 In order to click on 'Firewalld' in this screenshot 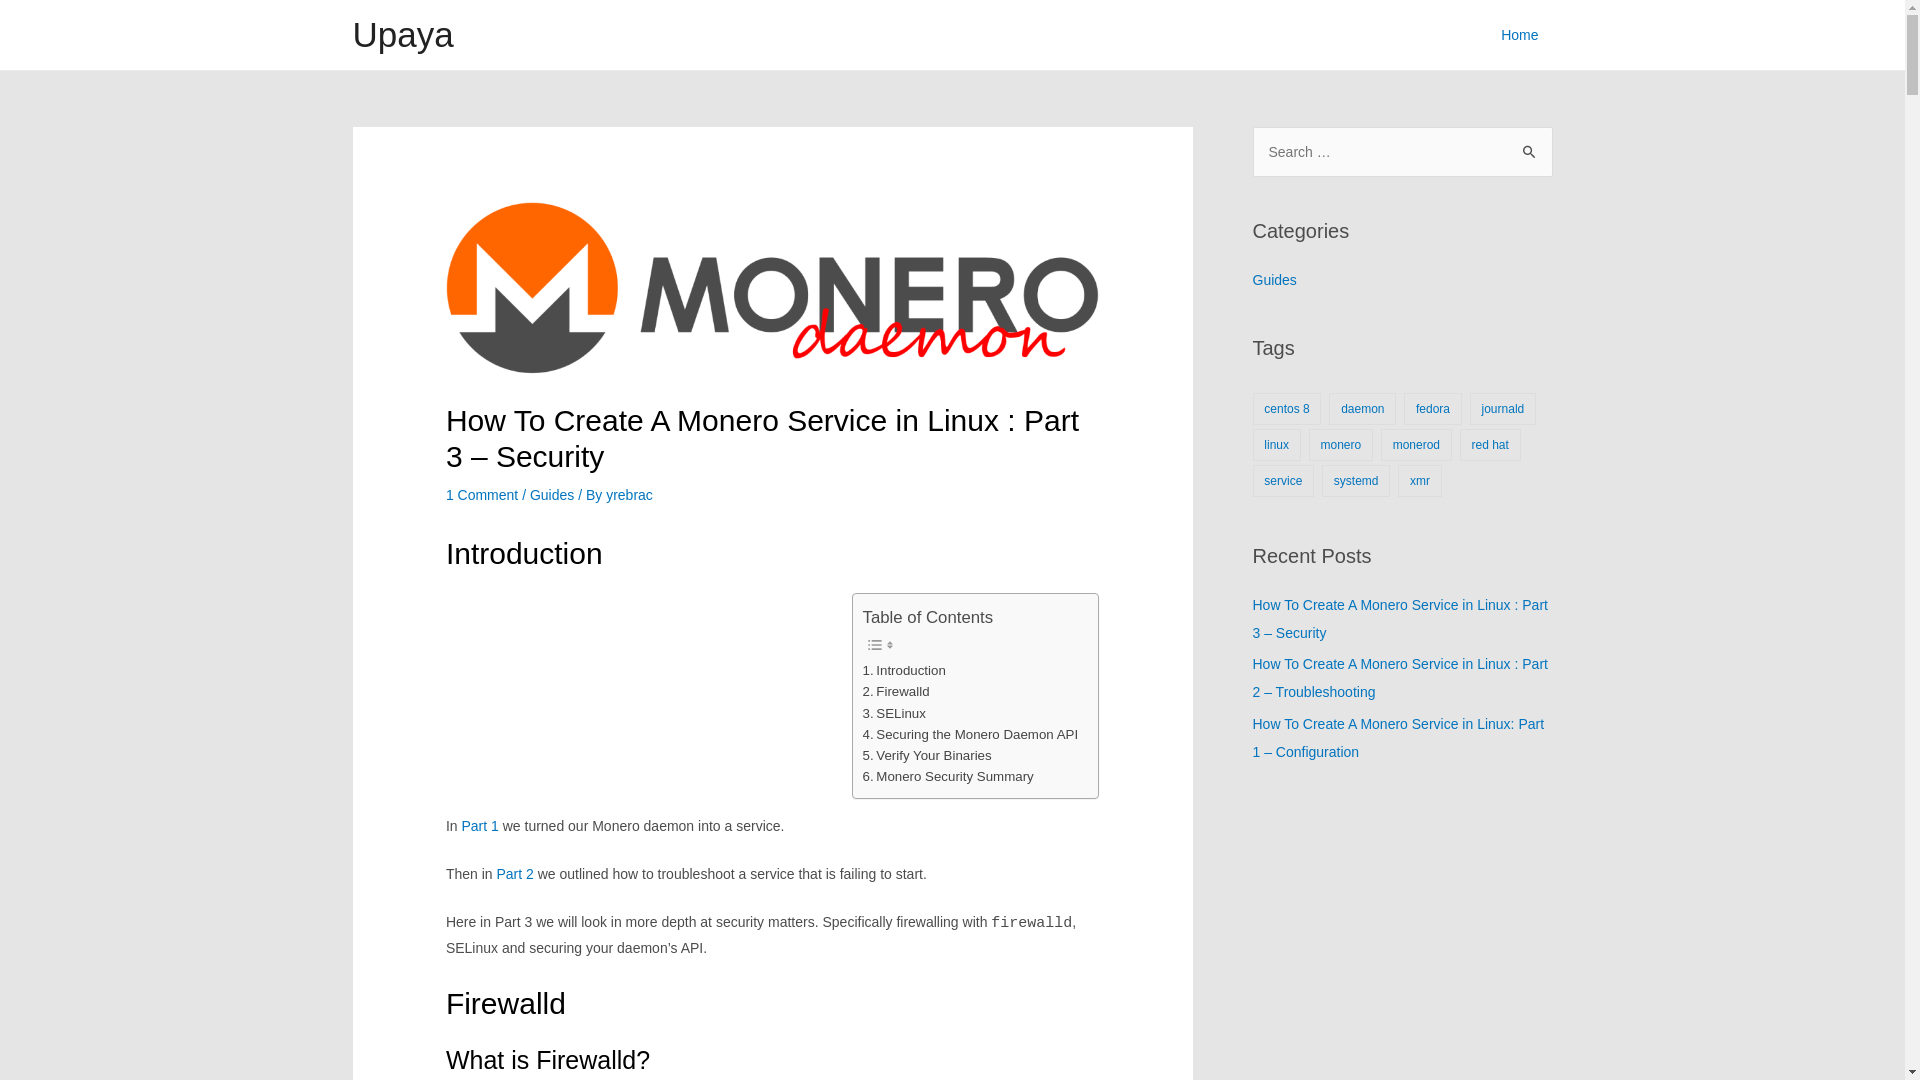, I will do `click(895, 690)`.